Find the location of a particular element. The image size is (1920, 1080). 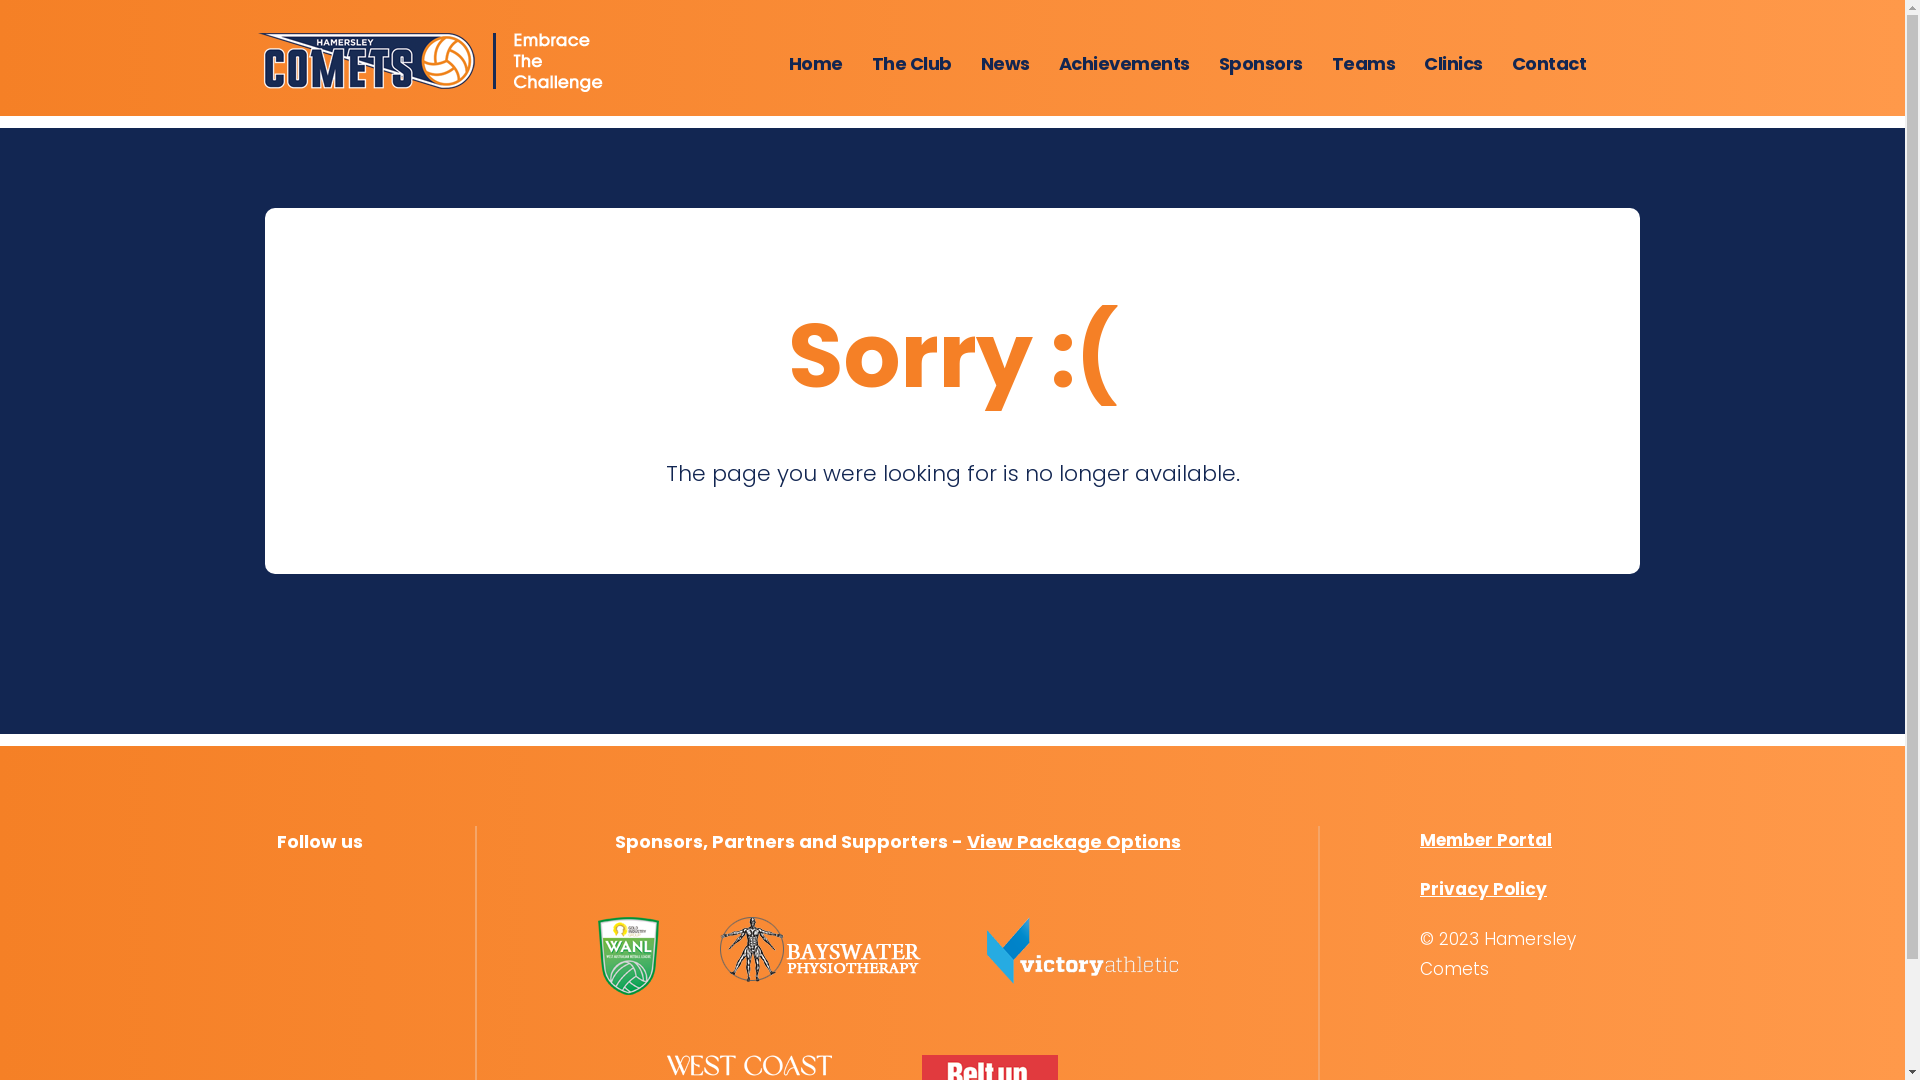

'The Club' is located at coordinates (911, 62).